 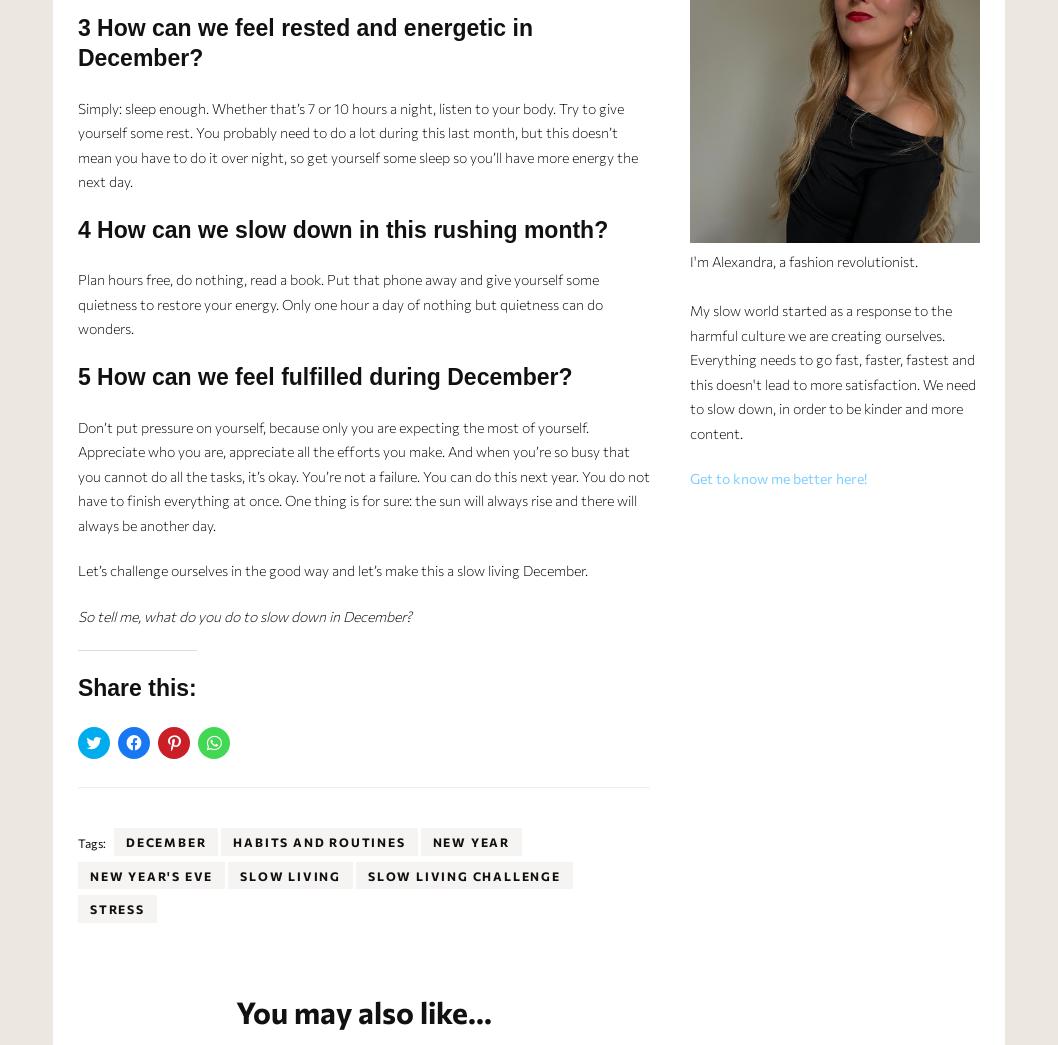 I want to click on '5 How can we feel fulfilled during December?', so click(x=323, y=374).